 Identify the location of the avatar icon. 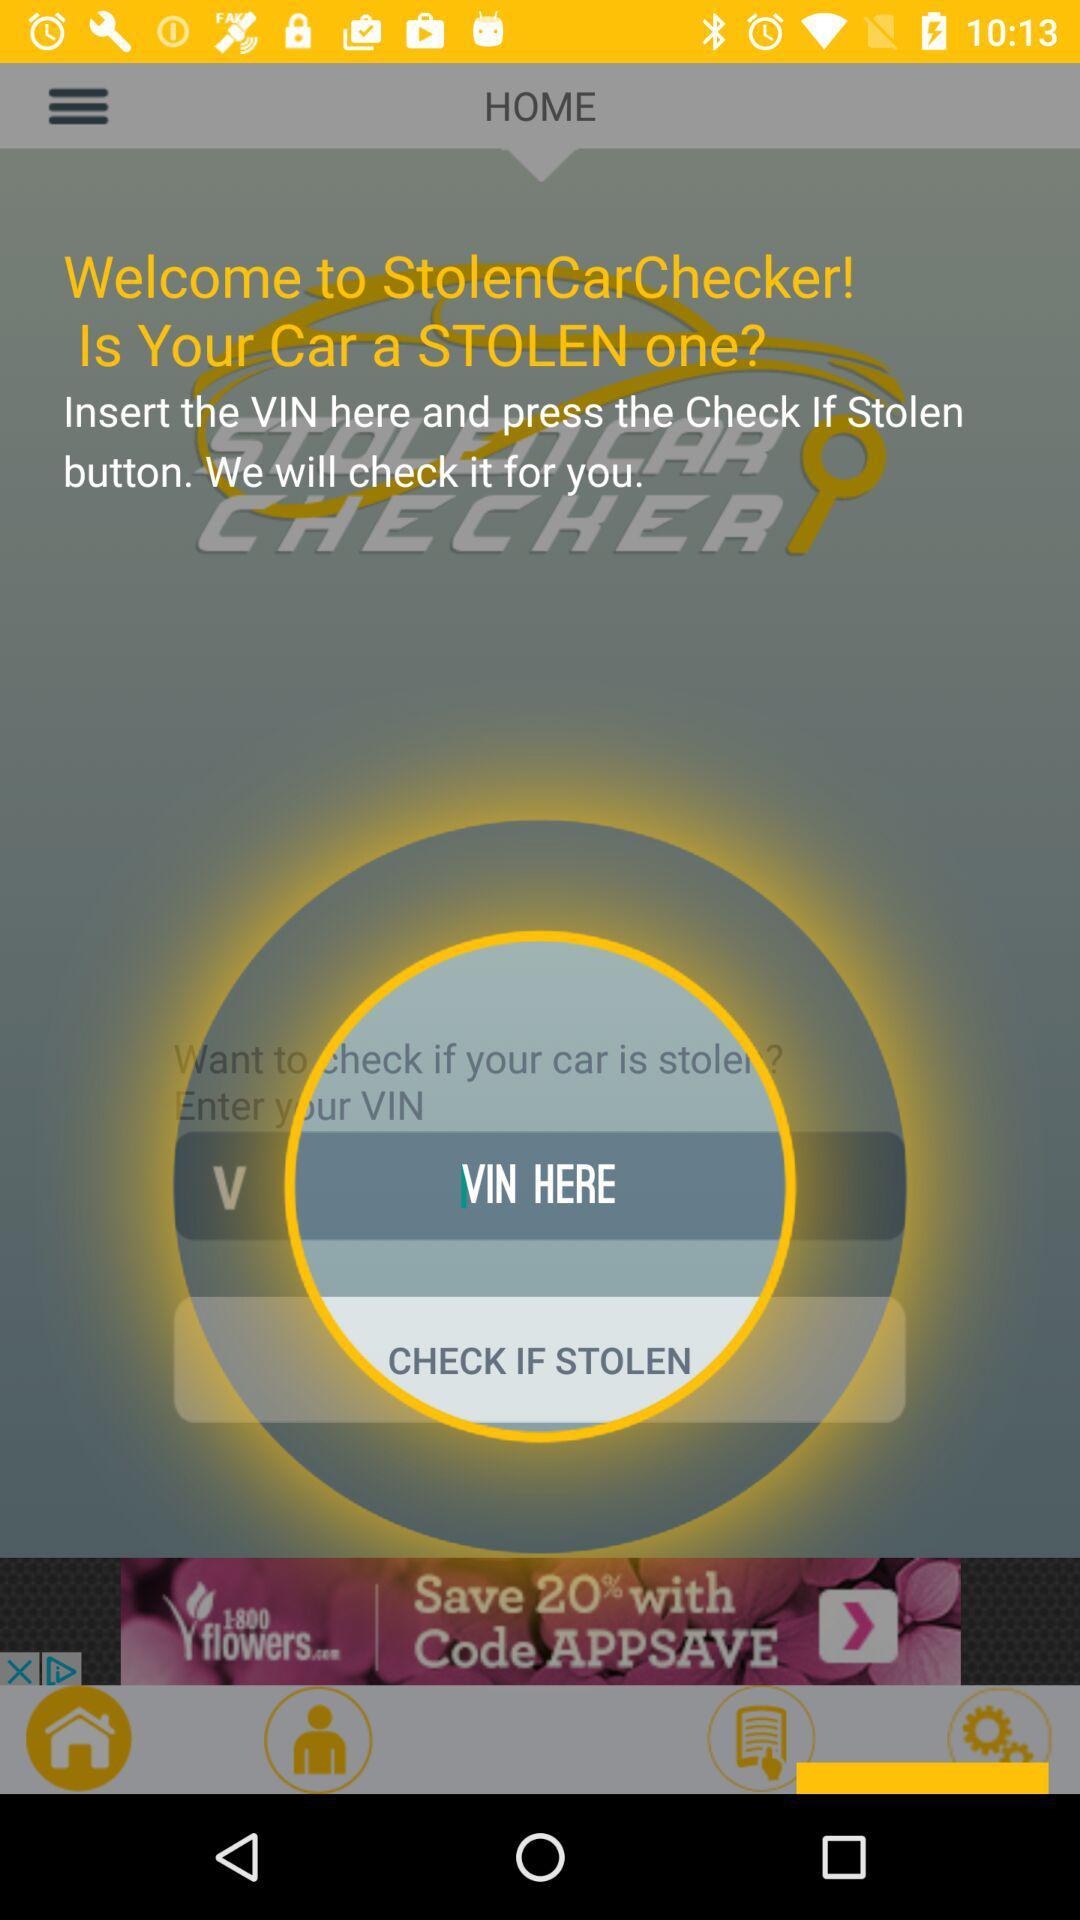
(317, 1738).